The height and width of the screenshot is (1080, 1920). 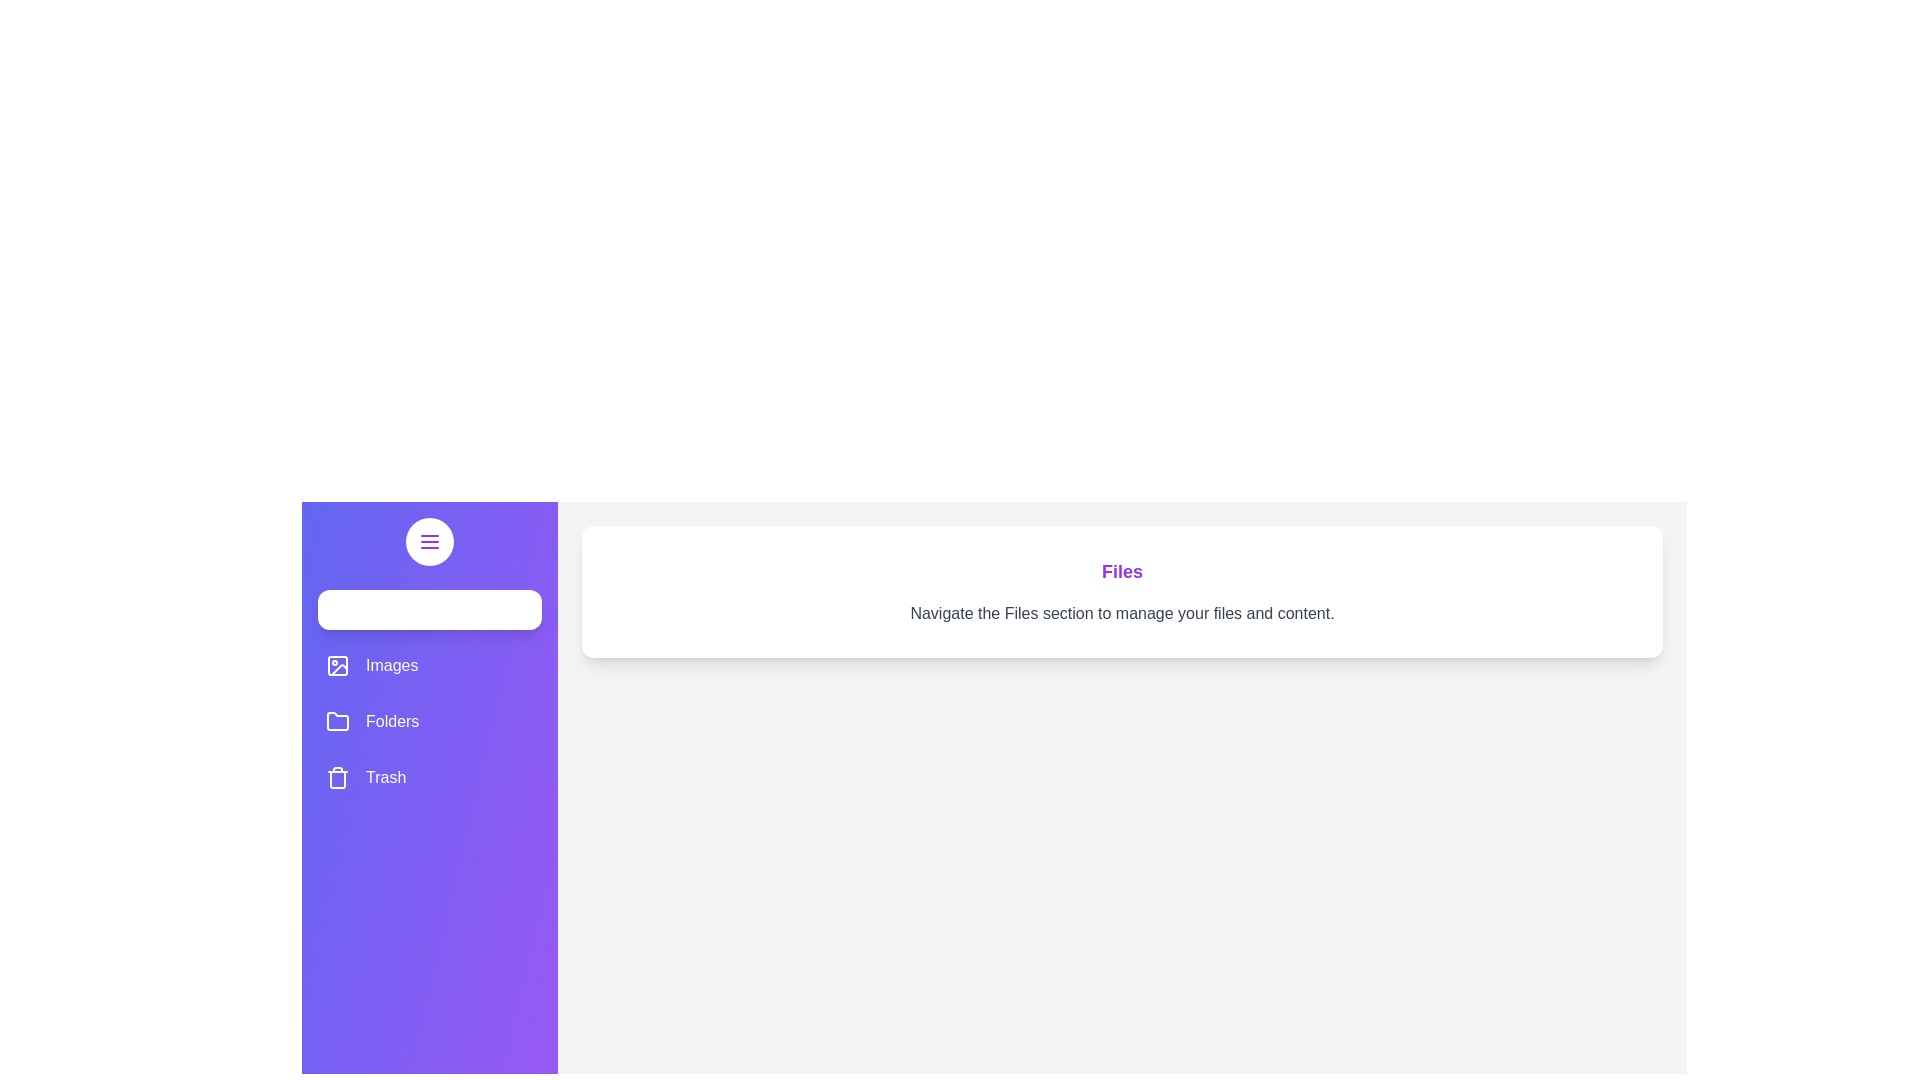 I want to click on the section list item labeled Trash to observe the hover effect, so click(x=429, y=777).